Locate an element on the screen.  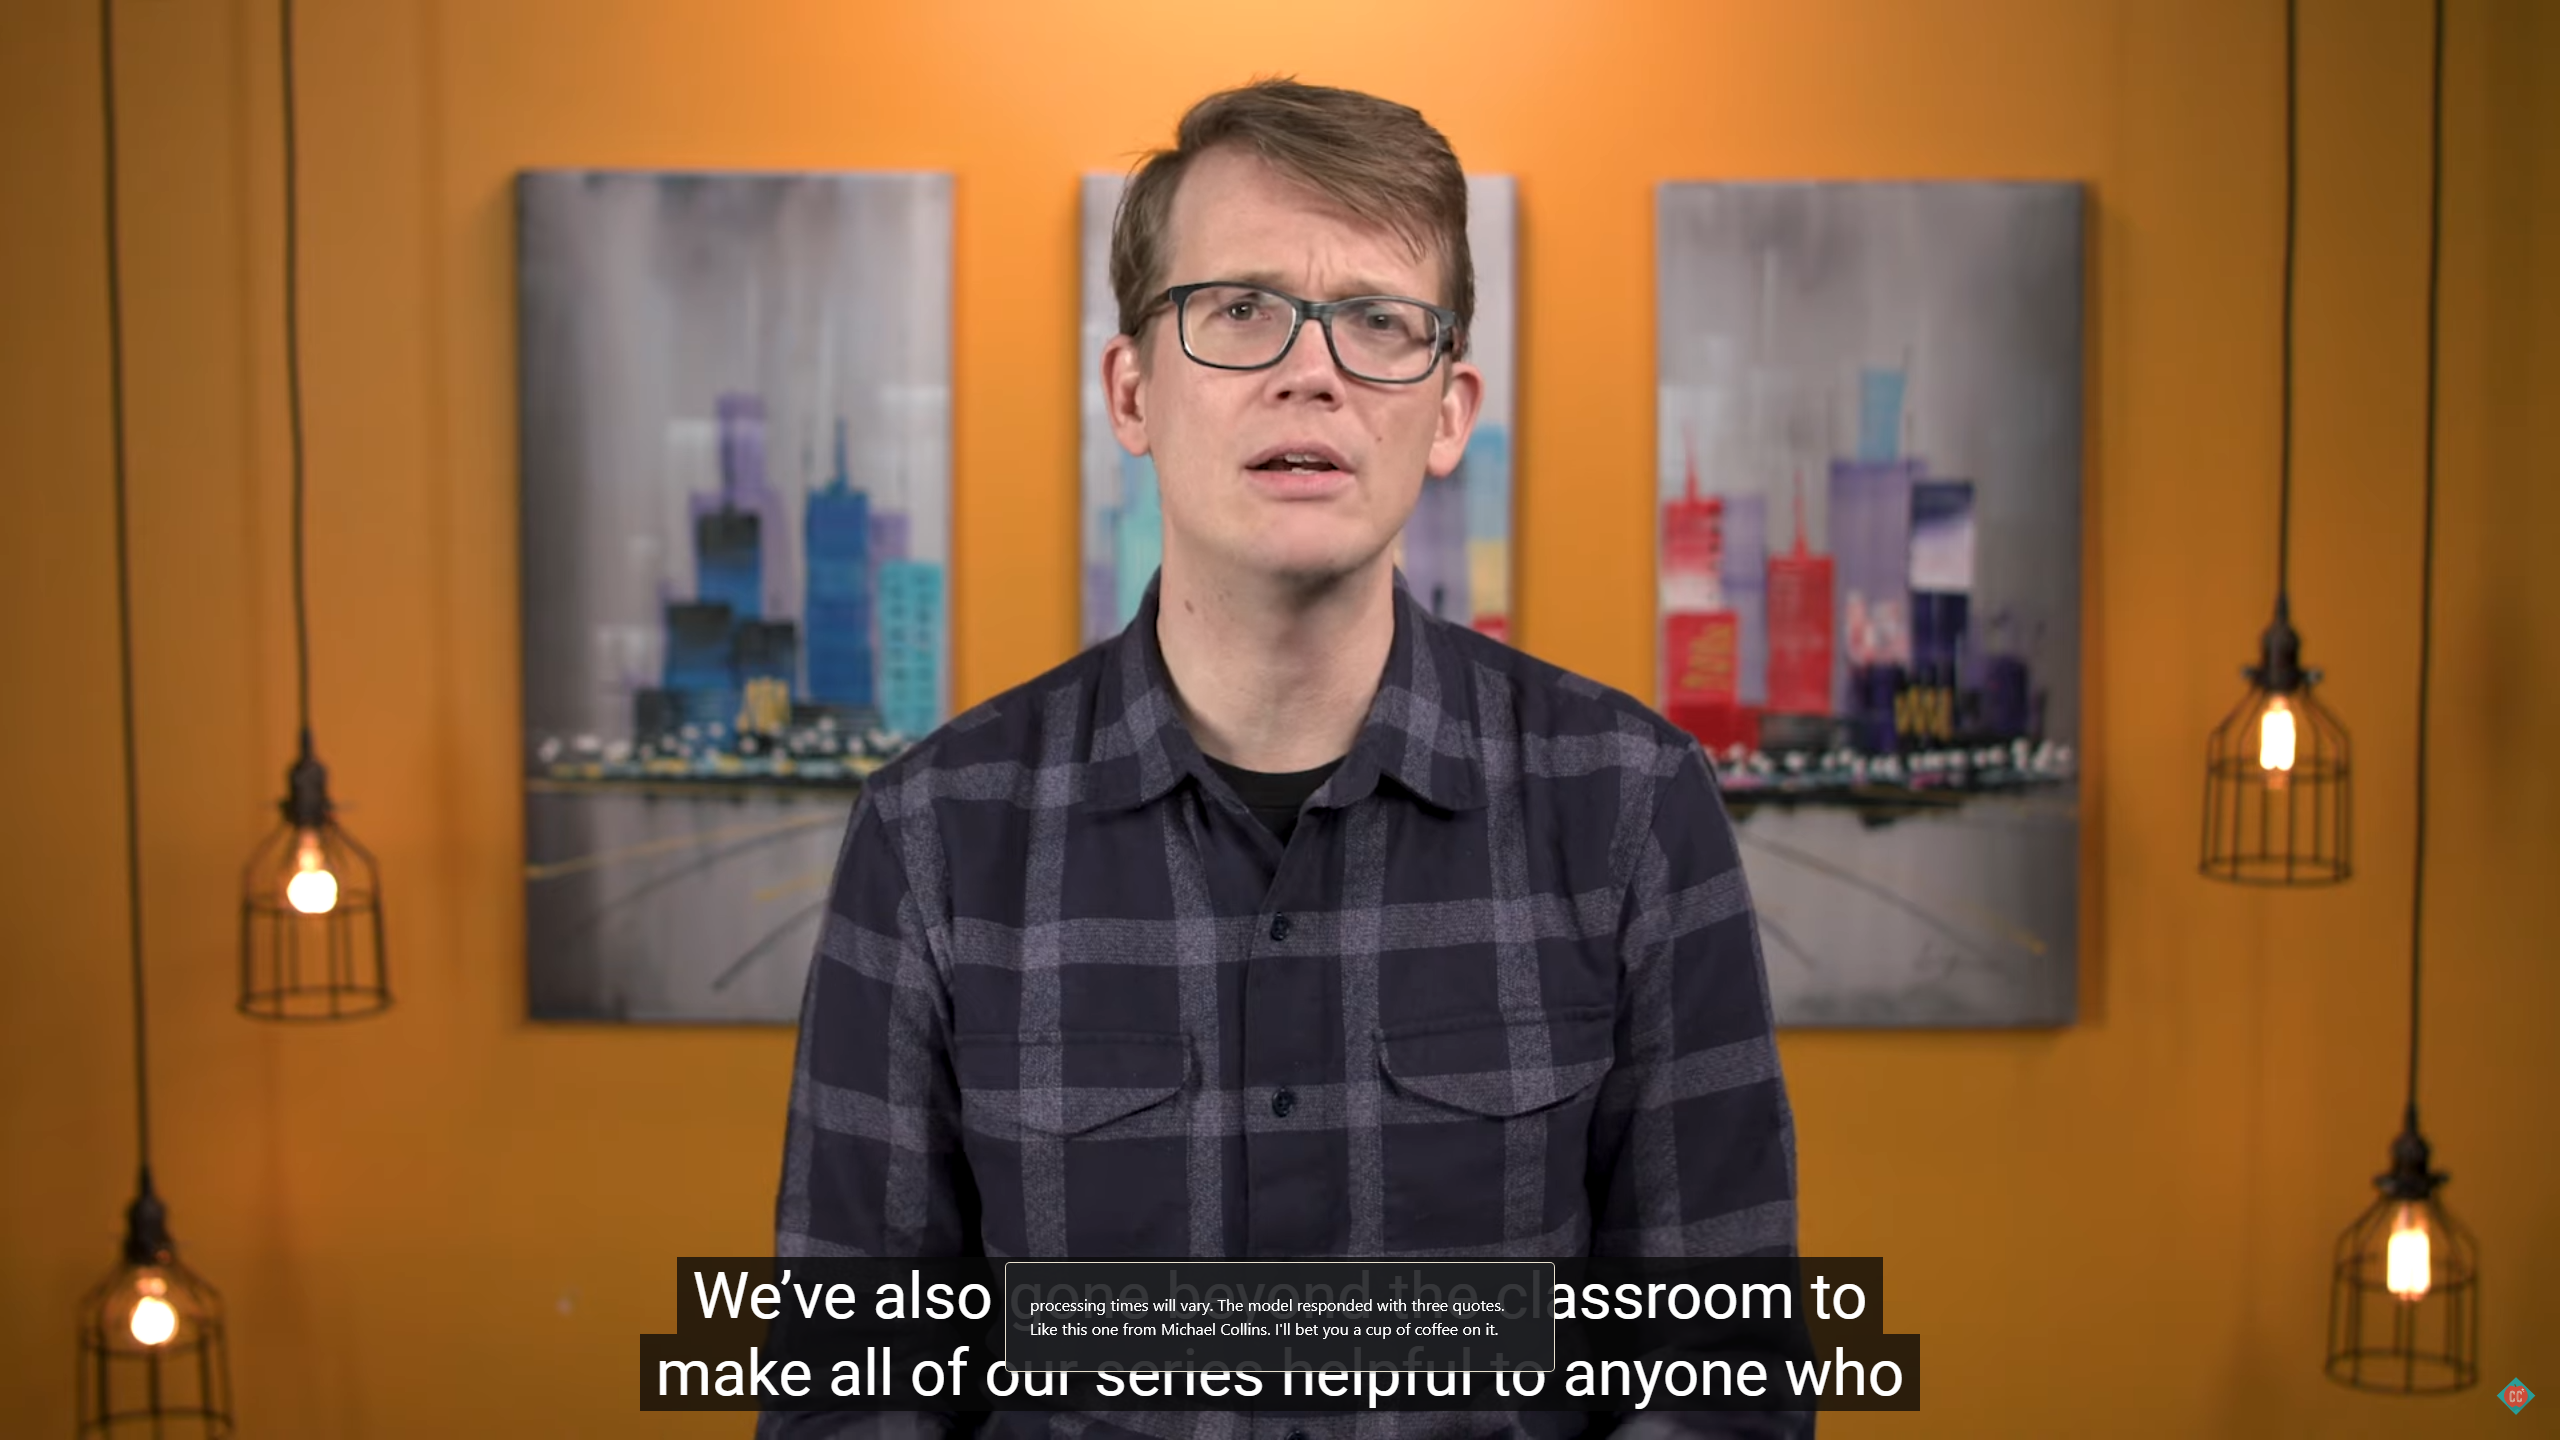
'Pause (k)' is located at coordinates (57, 1412).